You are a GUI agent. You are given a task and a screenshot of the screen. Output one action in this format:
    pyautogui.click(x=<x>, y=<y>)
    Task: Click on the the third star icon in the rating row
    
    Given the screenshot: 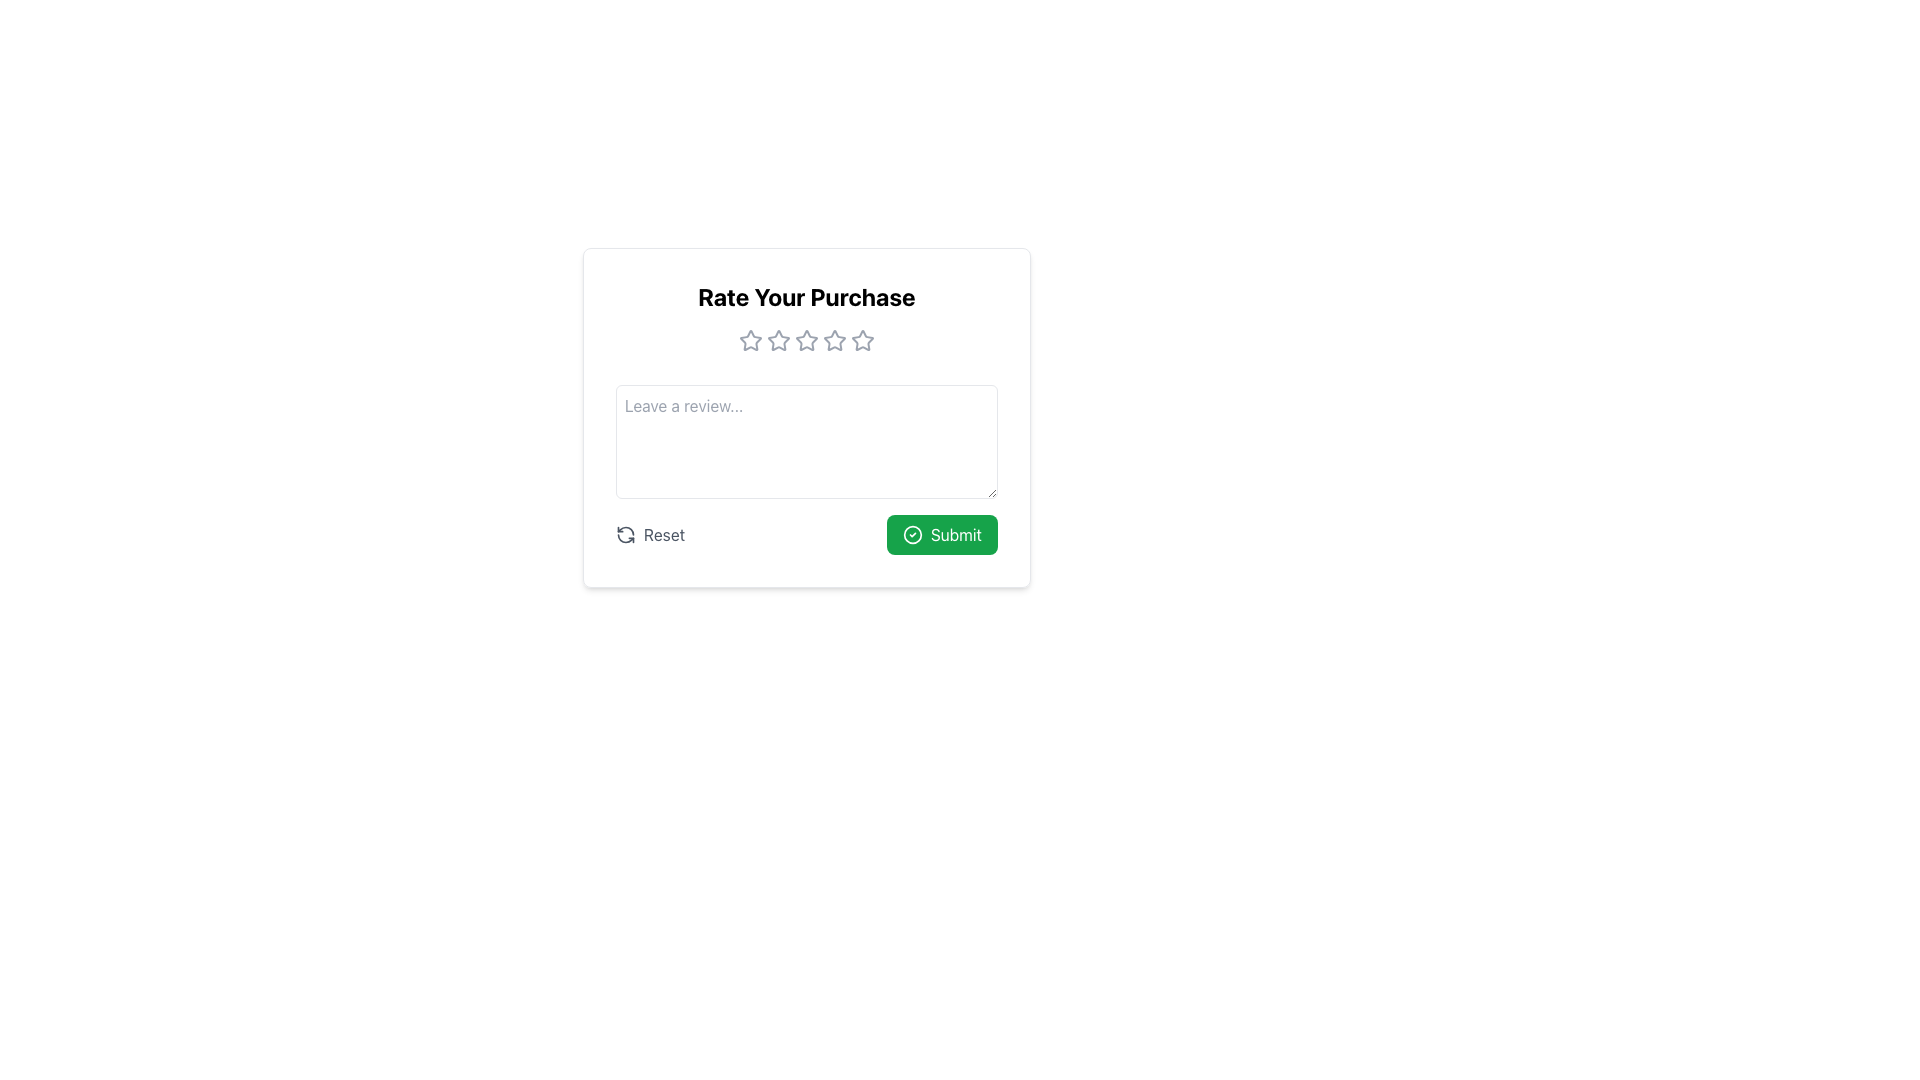 What is the action you would take?
    pyautogui.click(x=777, y=339)
    